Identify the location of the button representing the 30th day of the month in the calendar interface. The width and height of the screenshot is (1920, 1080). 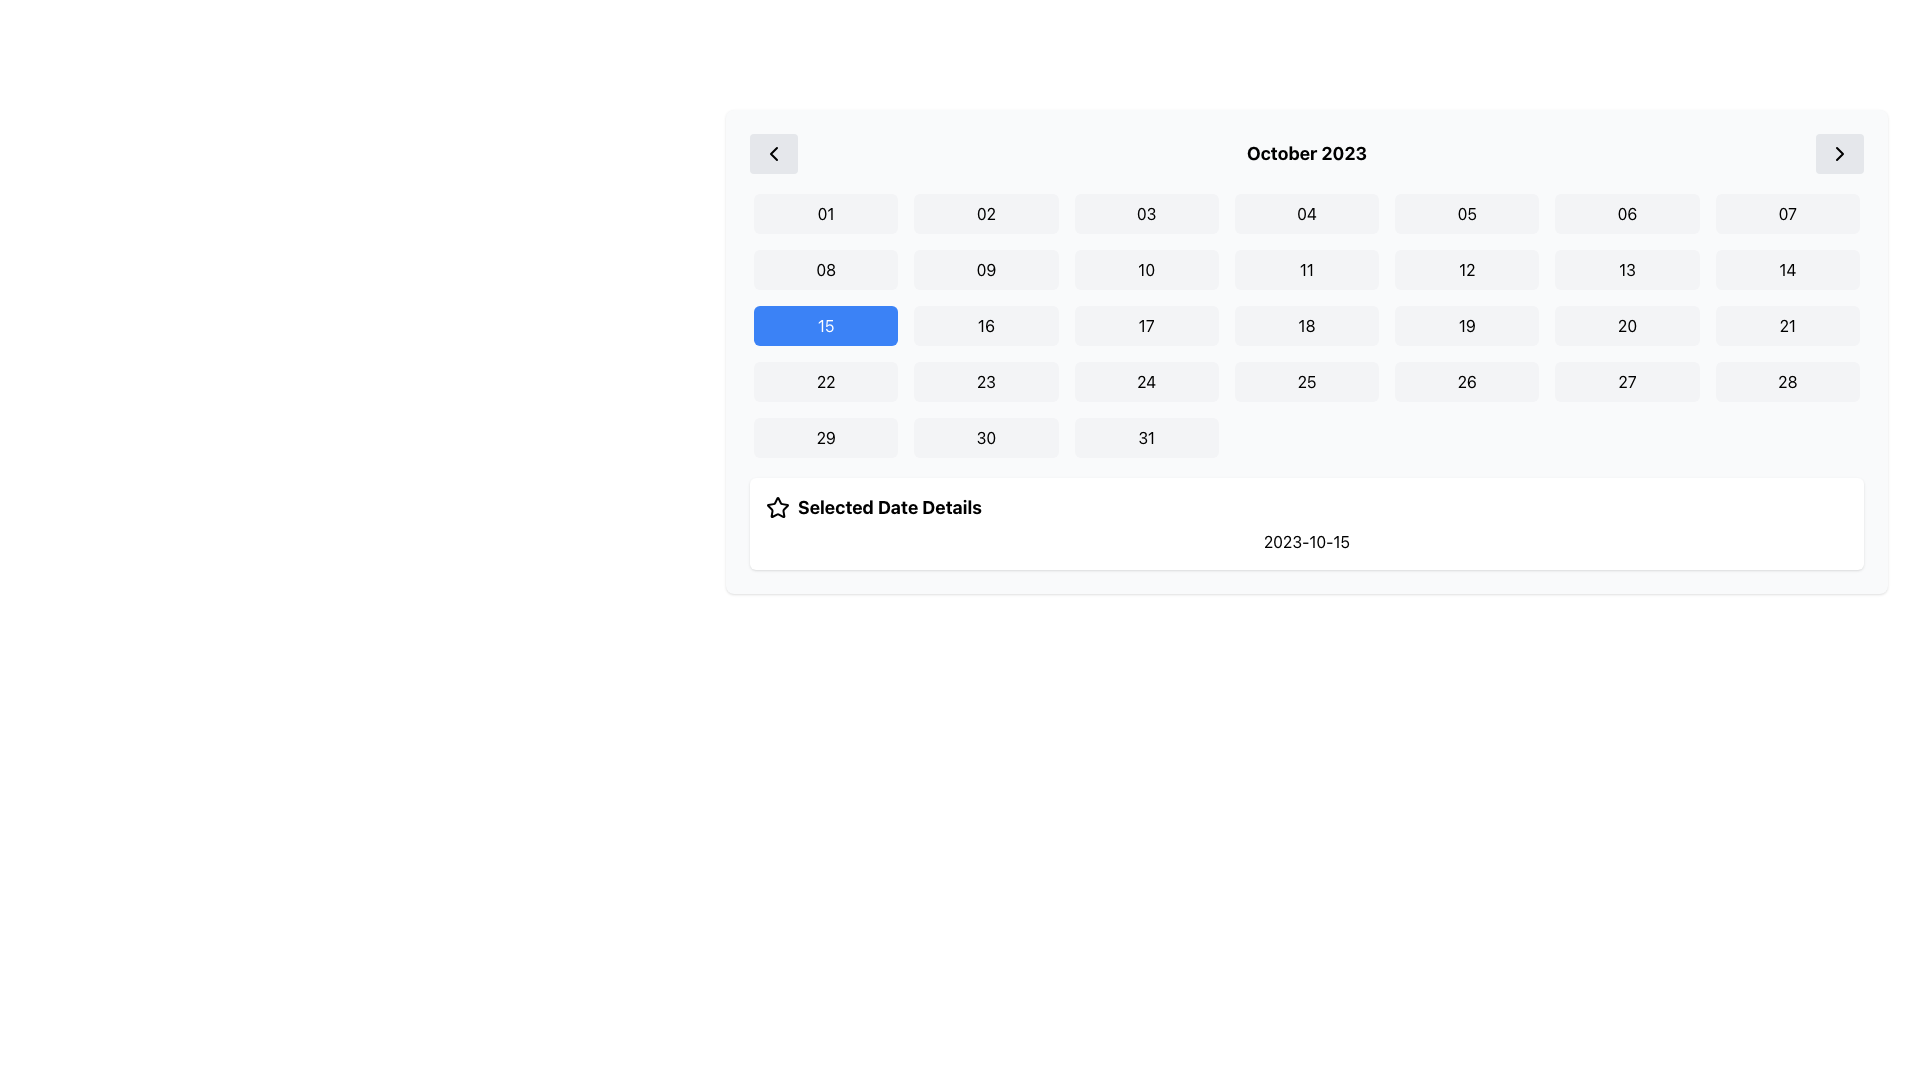
(986, 437).